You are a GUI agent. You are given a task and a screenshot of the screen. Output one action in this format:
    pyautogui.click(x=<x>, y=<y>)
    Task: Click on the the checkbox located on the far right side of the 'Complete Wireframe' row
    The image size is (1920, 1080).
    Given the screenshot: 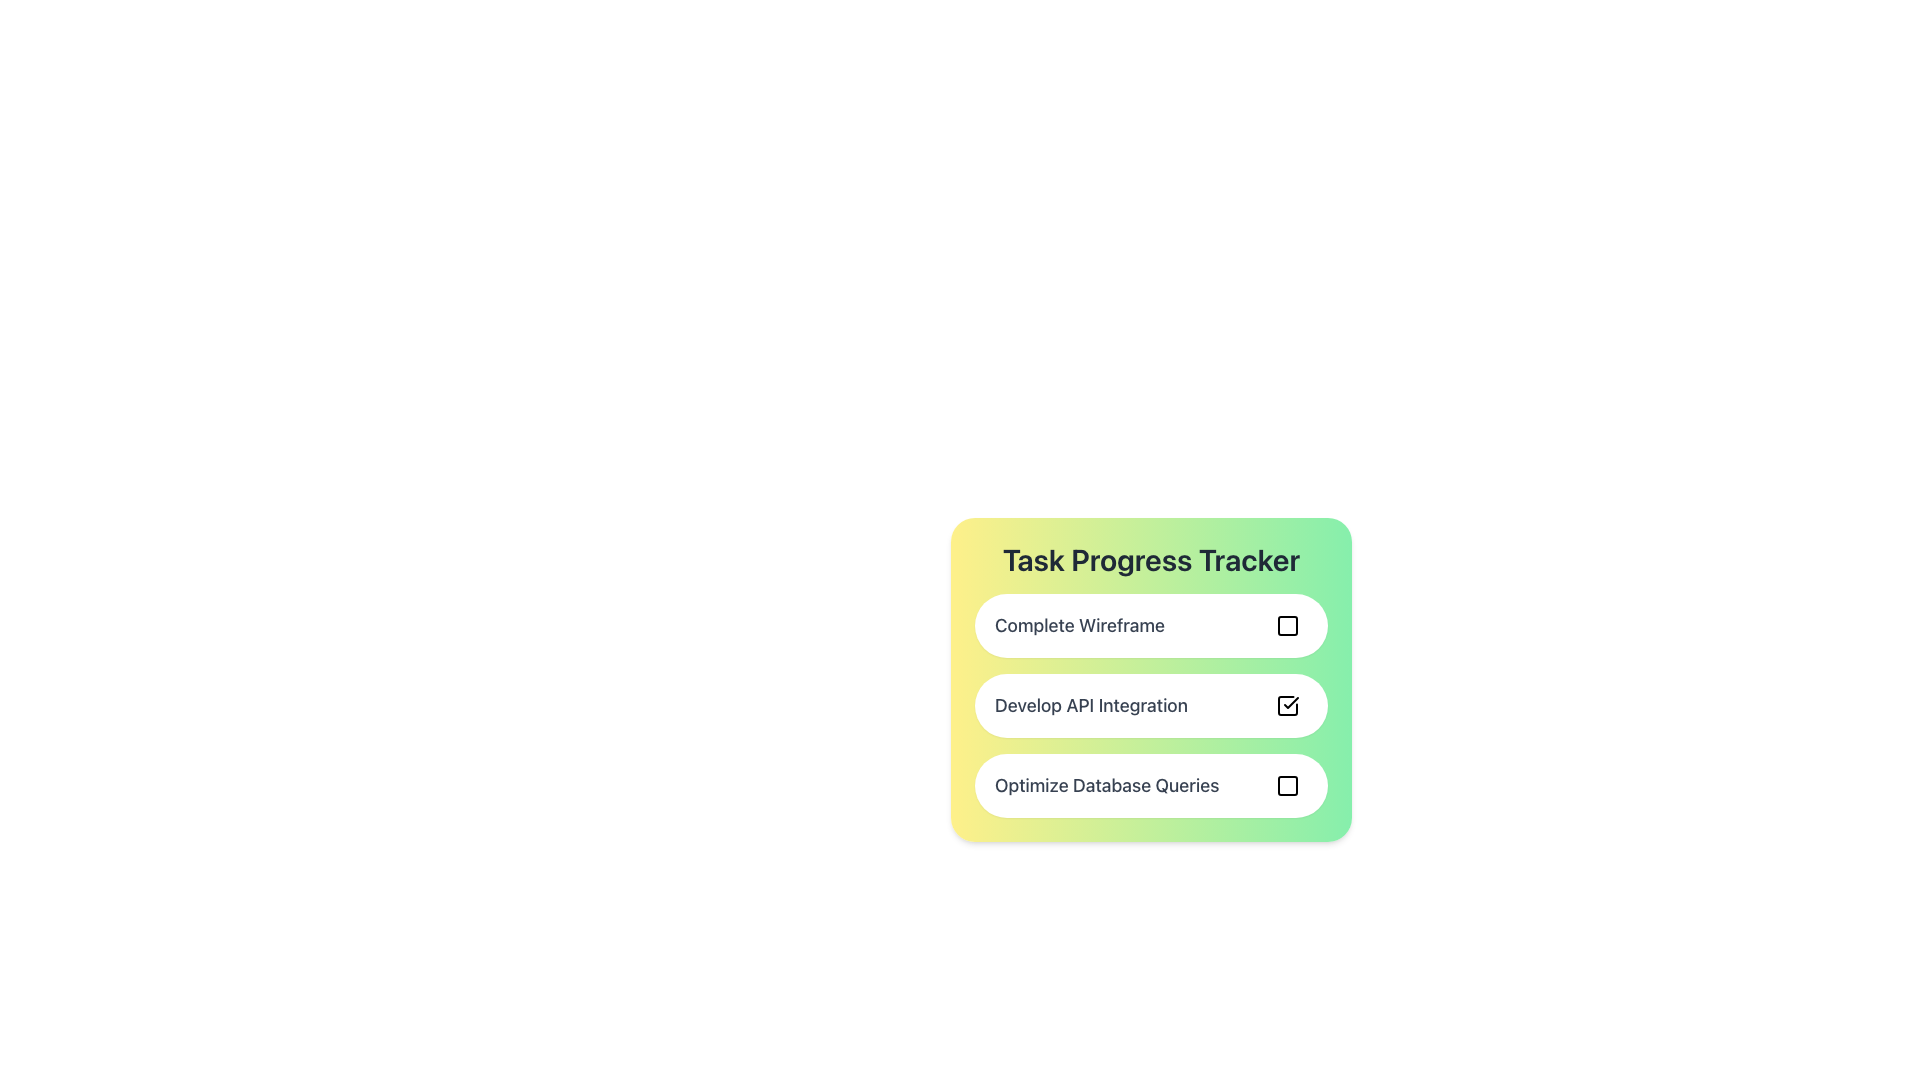 What is the action you would take?
    pyautogui.click(x=1287, y=624)
    